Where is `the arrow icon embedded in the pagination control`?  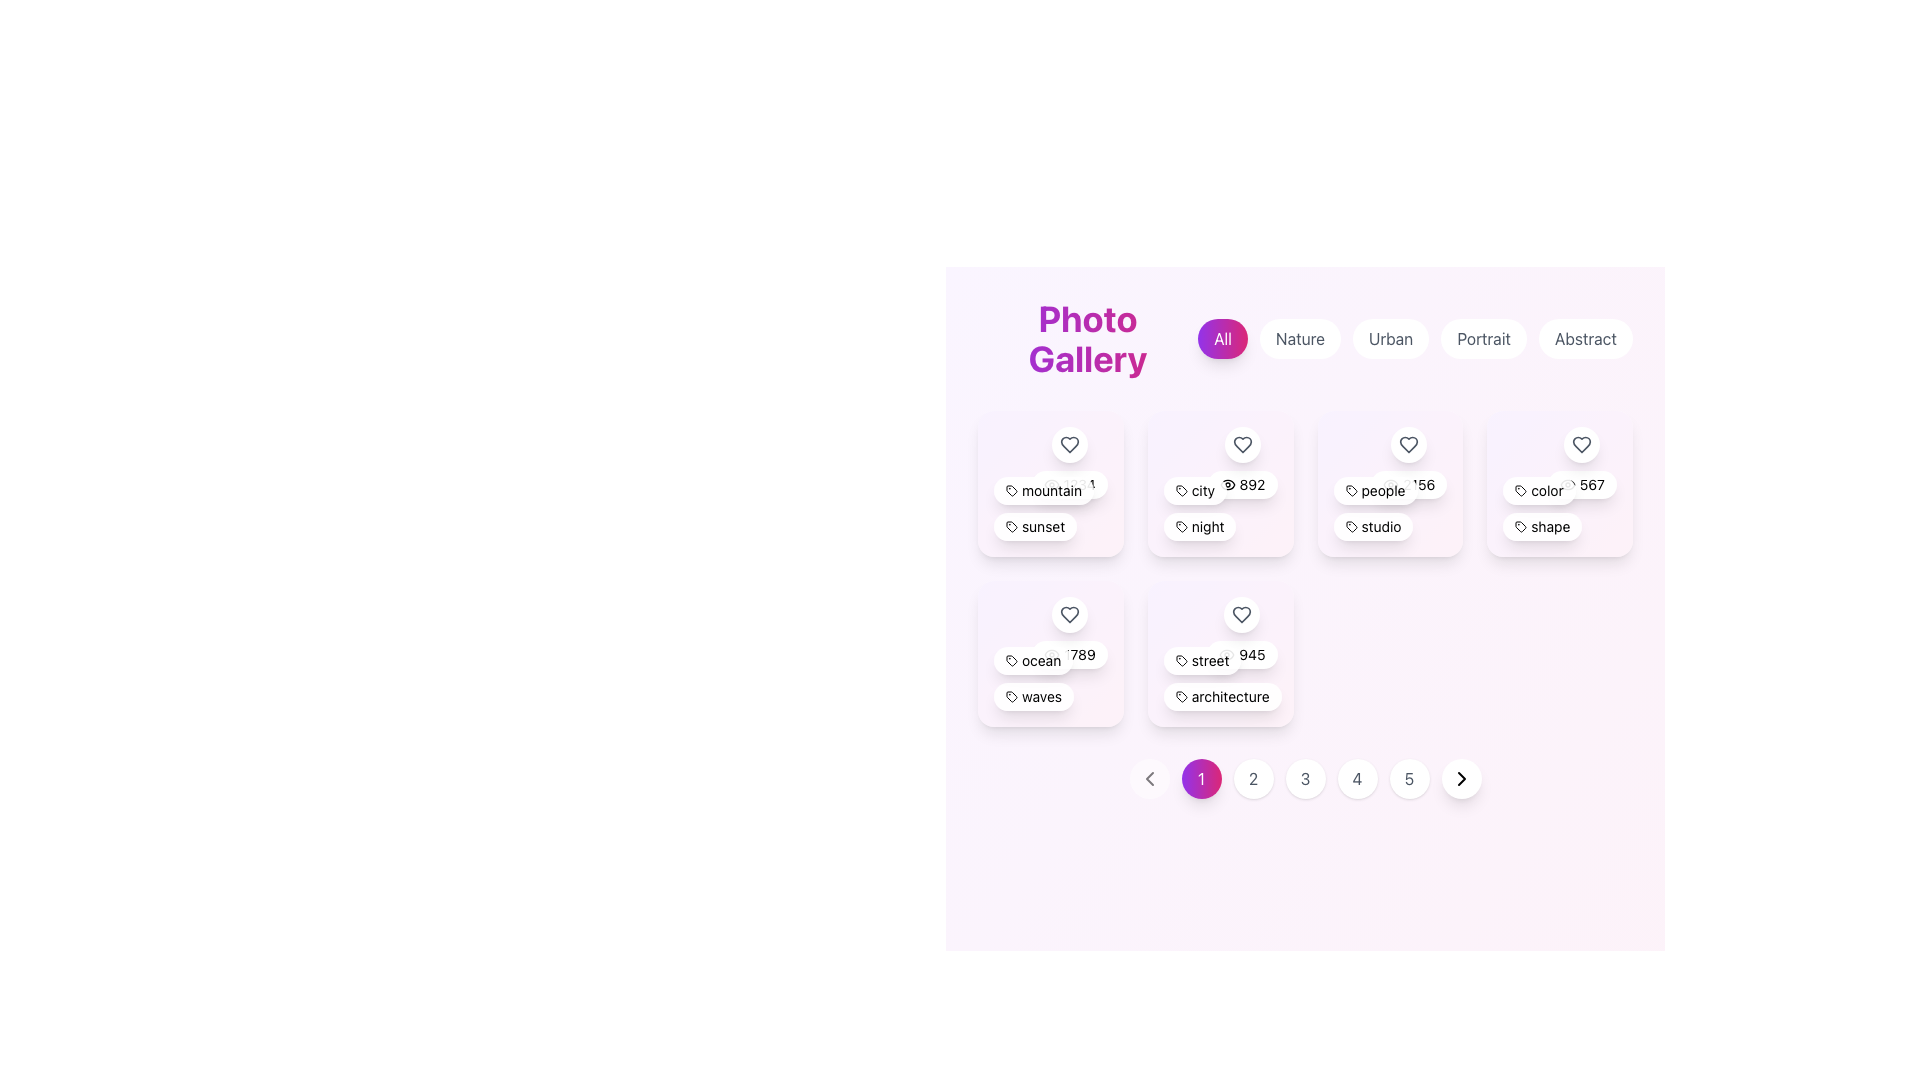
the arrow icon embedded in the pagination control is located at coordinates (1149, 777).